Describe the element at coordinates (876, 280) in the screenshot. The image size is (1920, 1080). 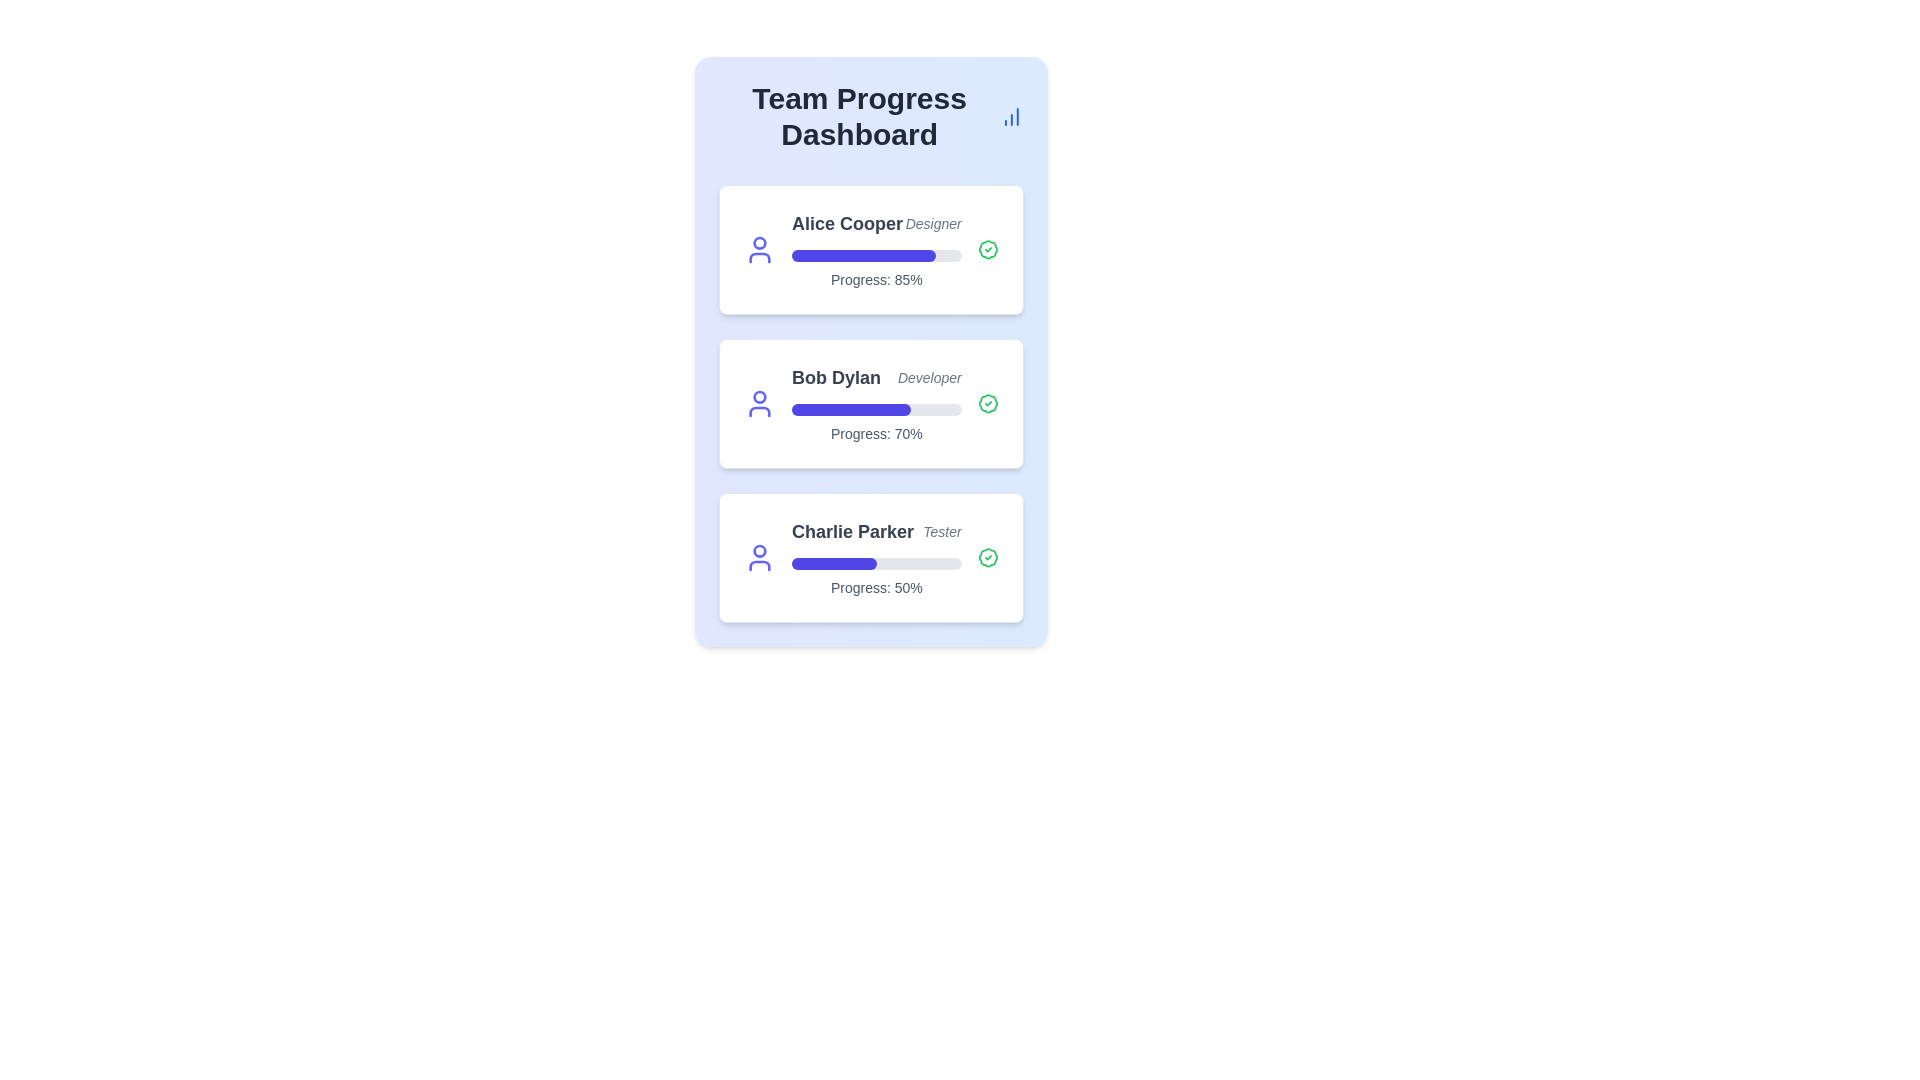
I see `the text label displaying 'Progress: 85%' located in the bottom section of the card for 'Alice Cooper Designer', which is styled in light gray and positioned below the progress bar` at that location.